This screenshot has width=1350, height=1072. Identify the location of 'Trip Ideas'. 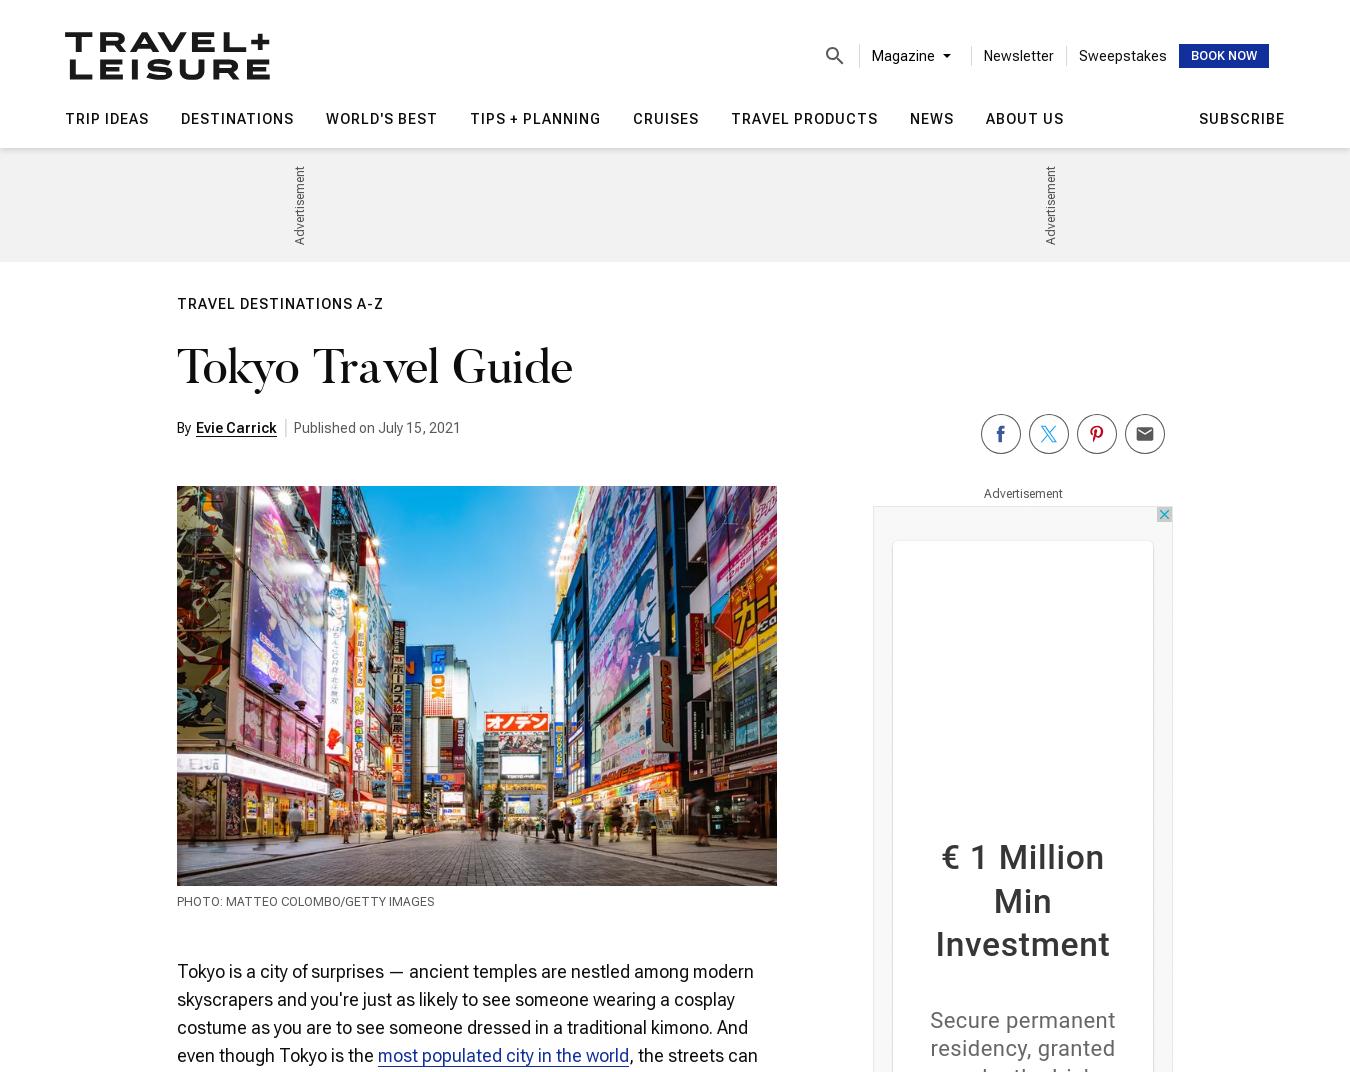
(106, 118).